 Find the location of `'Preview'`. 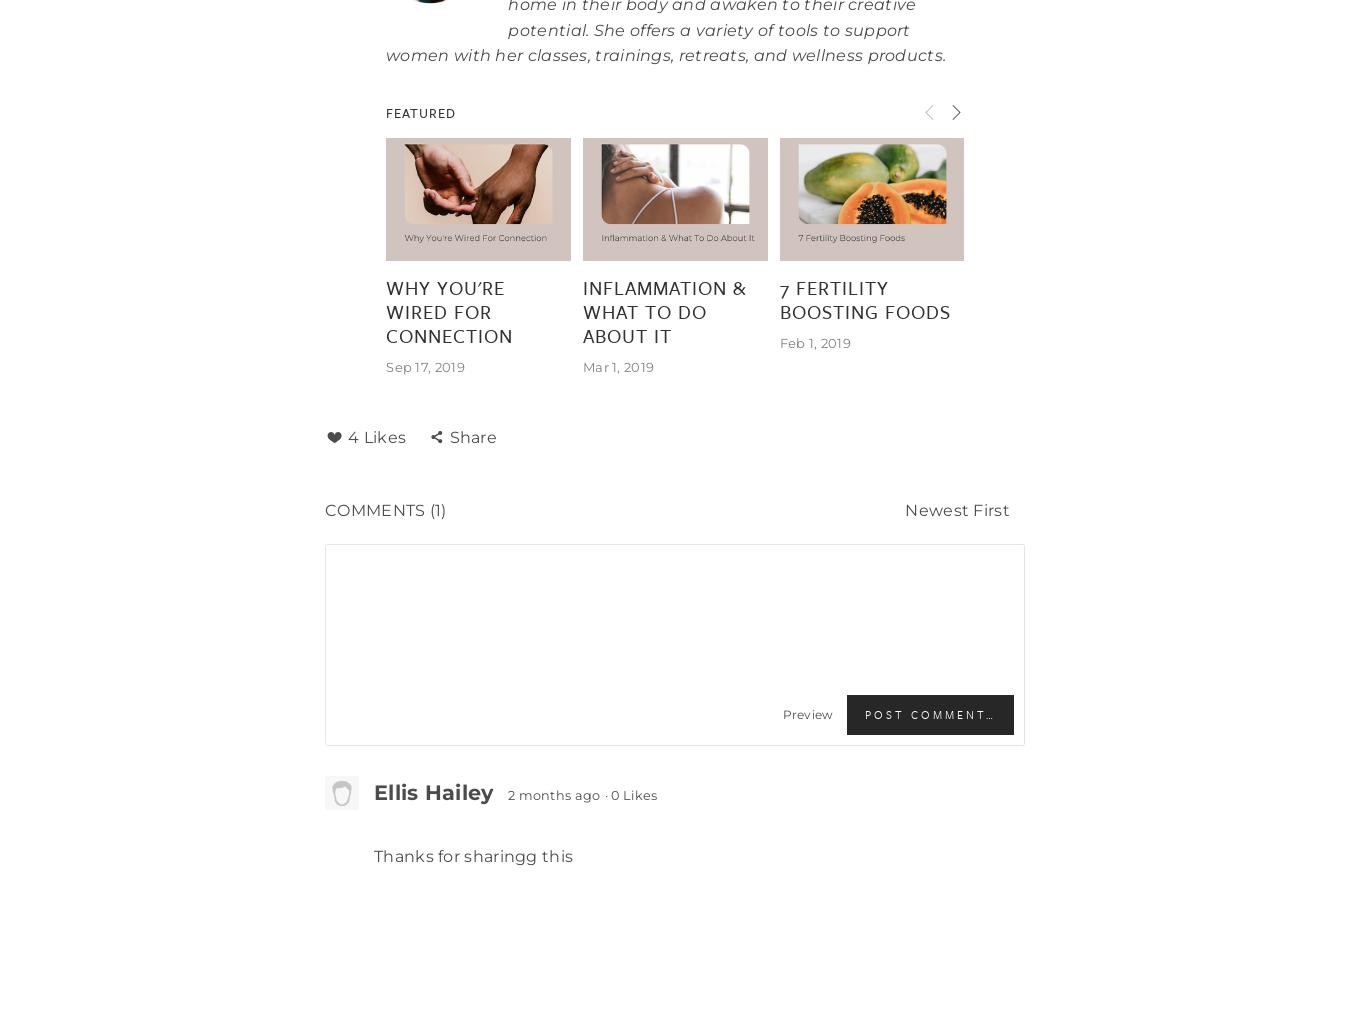

'Preview' is located at coordinates (807, 712).